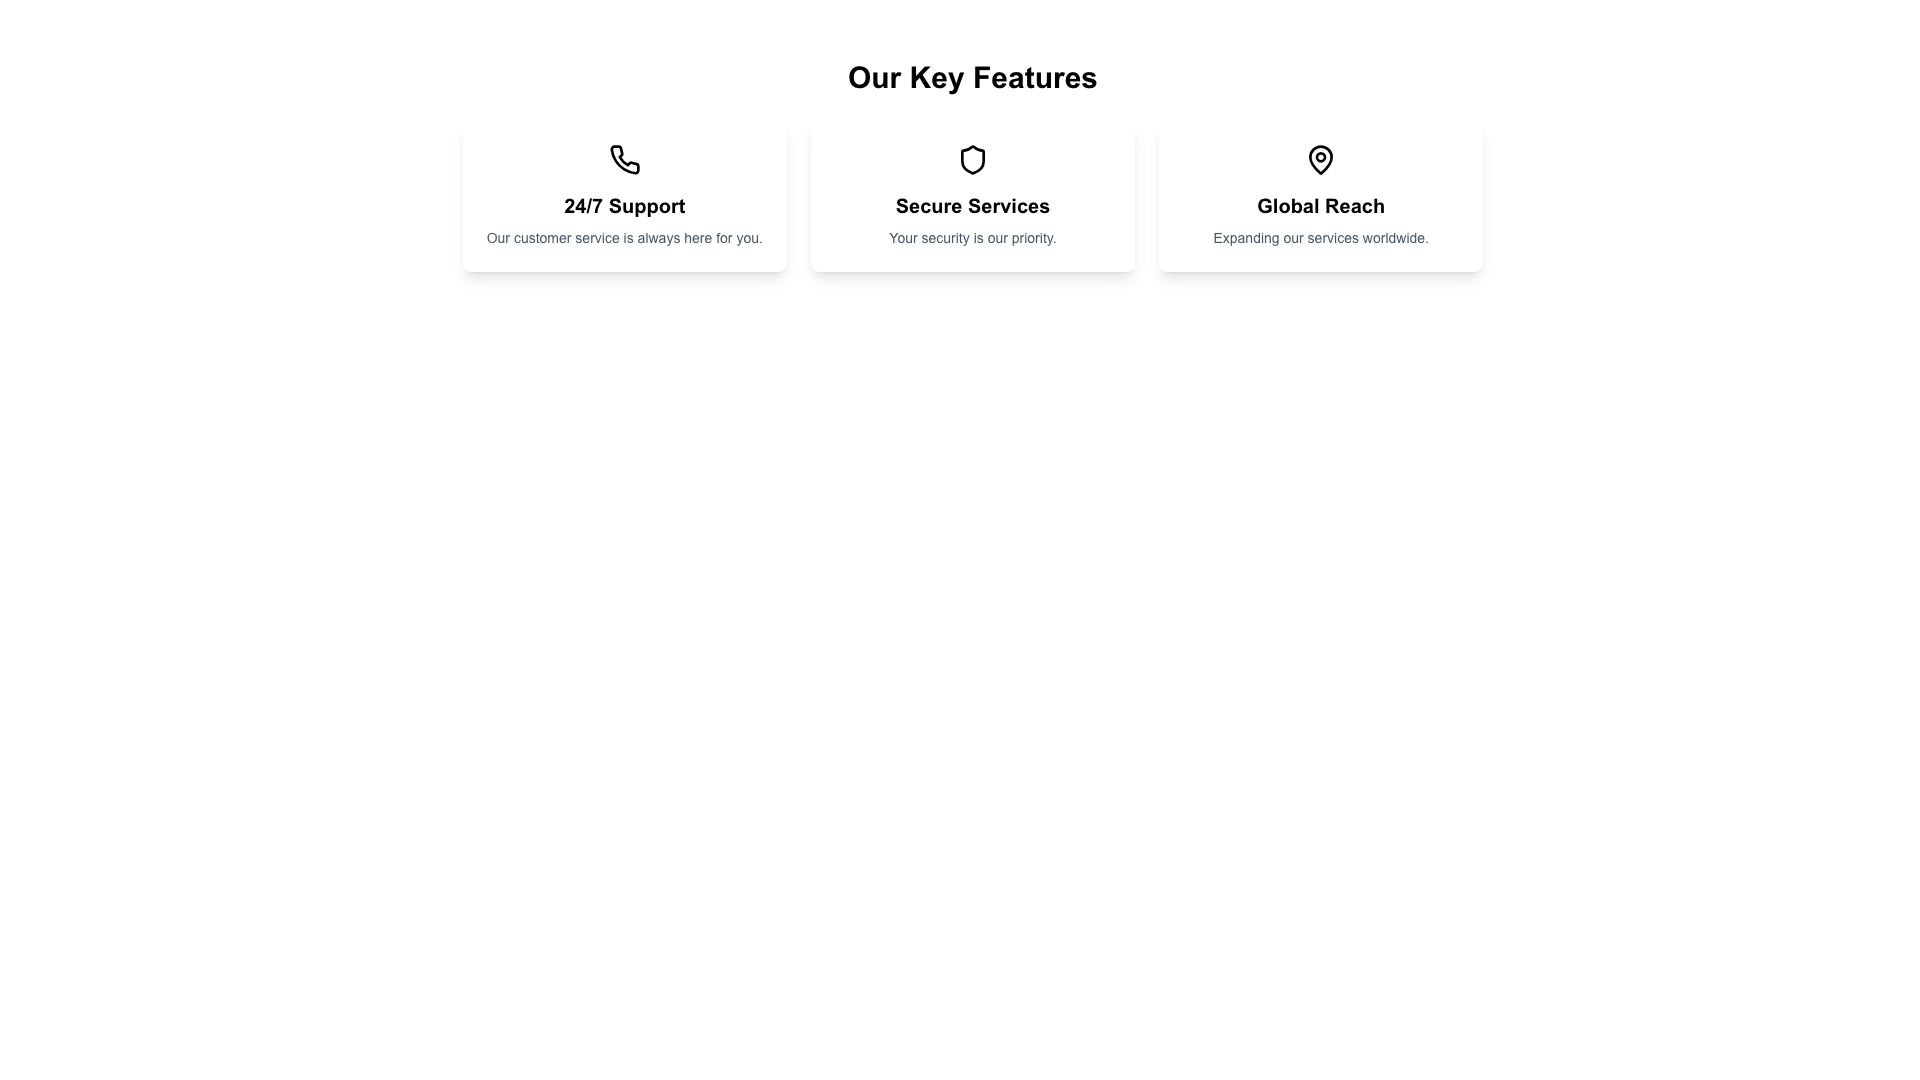 The image size is (1920, 1080). What do you see at coordinates (973, 205) in the screenshot?
I see `text 'Secure Services' displayed in a bold, large font within the middle feature card of three horizontal cards` at bounding box center [973, 205].